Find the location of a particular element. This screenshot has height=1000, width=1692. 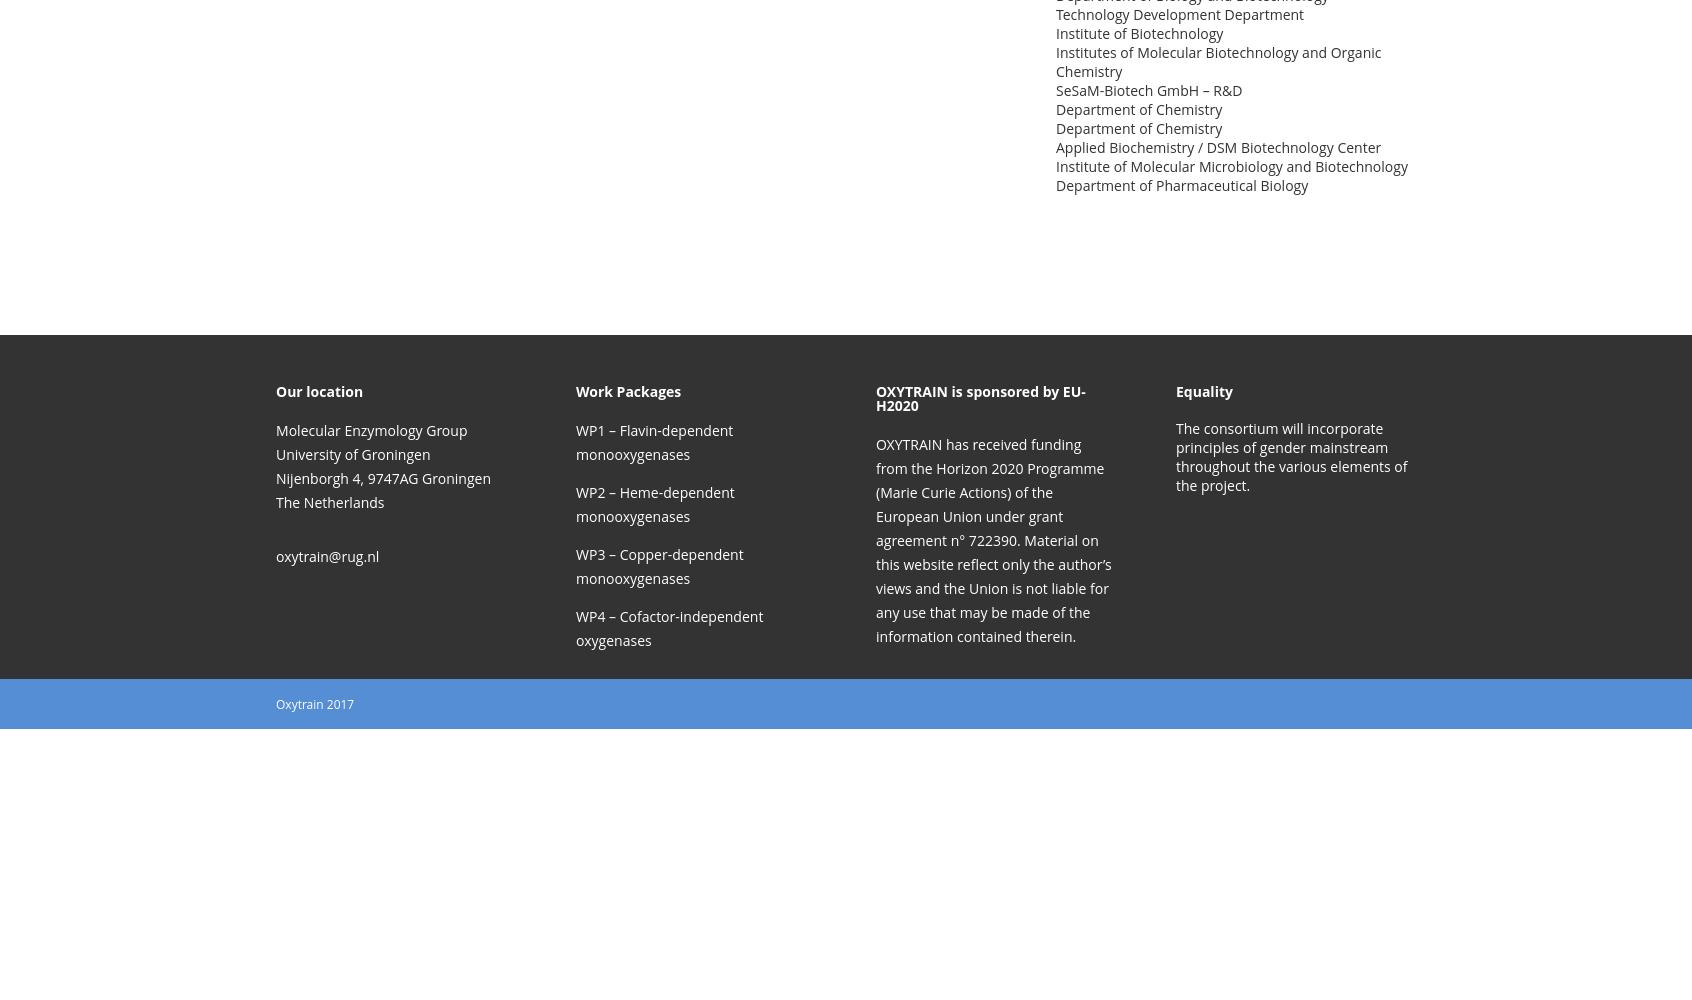

'Our location' is located at coordinates (318, 391).